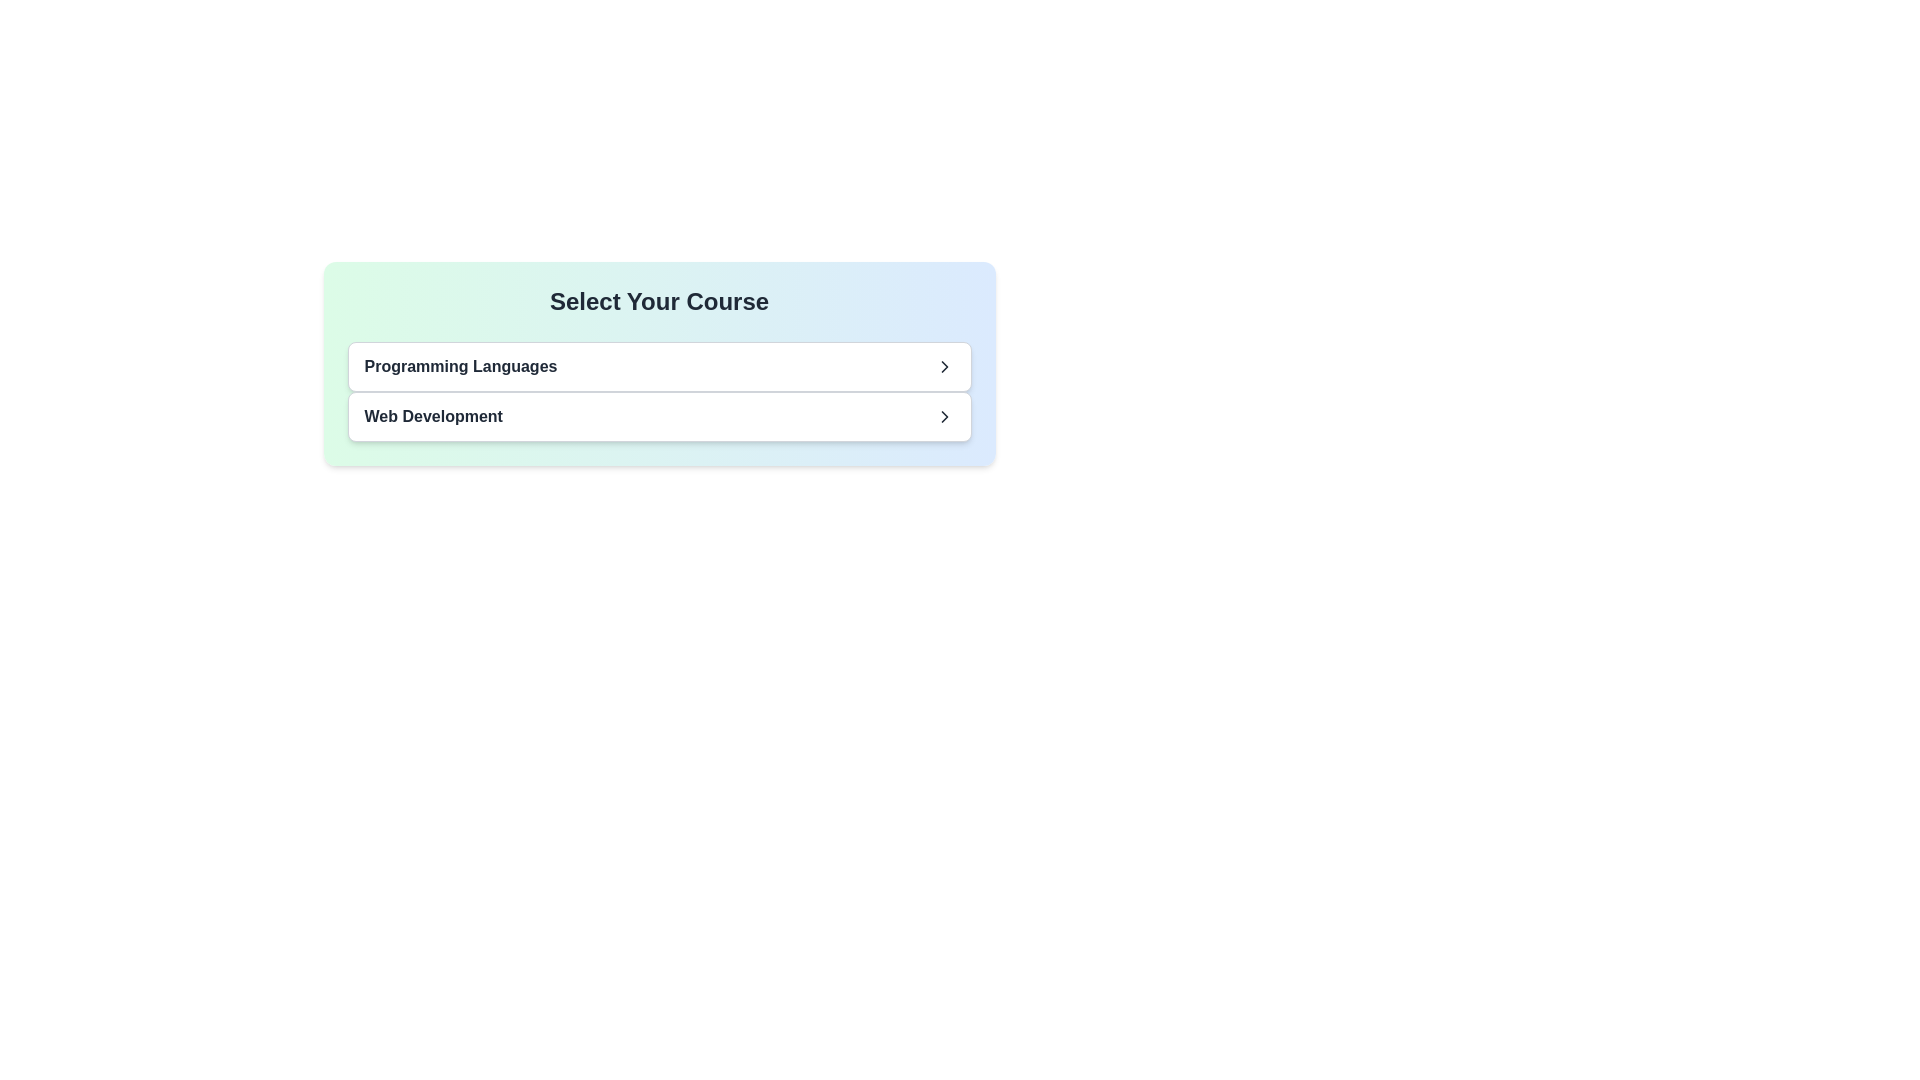 The image size is (1920, 1080). I want to click on the chevron icon on the right side of the 'Web Development' button to proceed and open additional information related to Web Development, so click(943, 415).